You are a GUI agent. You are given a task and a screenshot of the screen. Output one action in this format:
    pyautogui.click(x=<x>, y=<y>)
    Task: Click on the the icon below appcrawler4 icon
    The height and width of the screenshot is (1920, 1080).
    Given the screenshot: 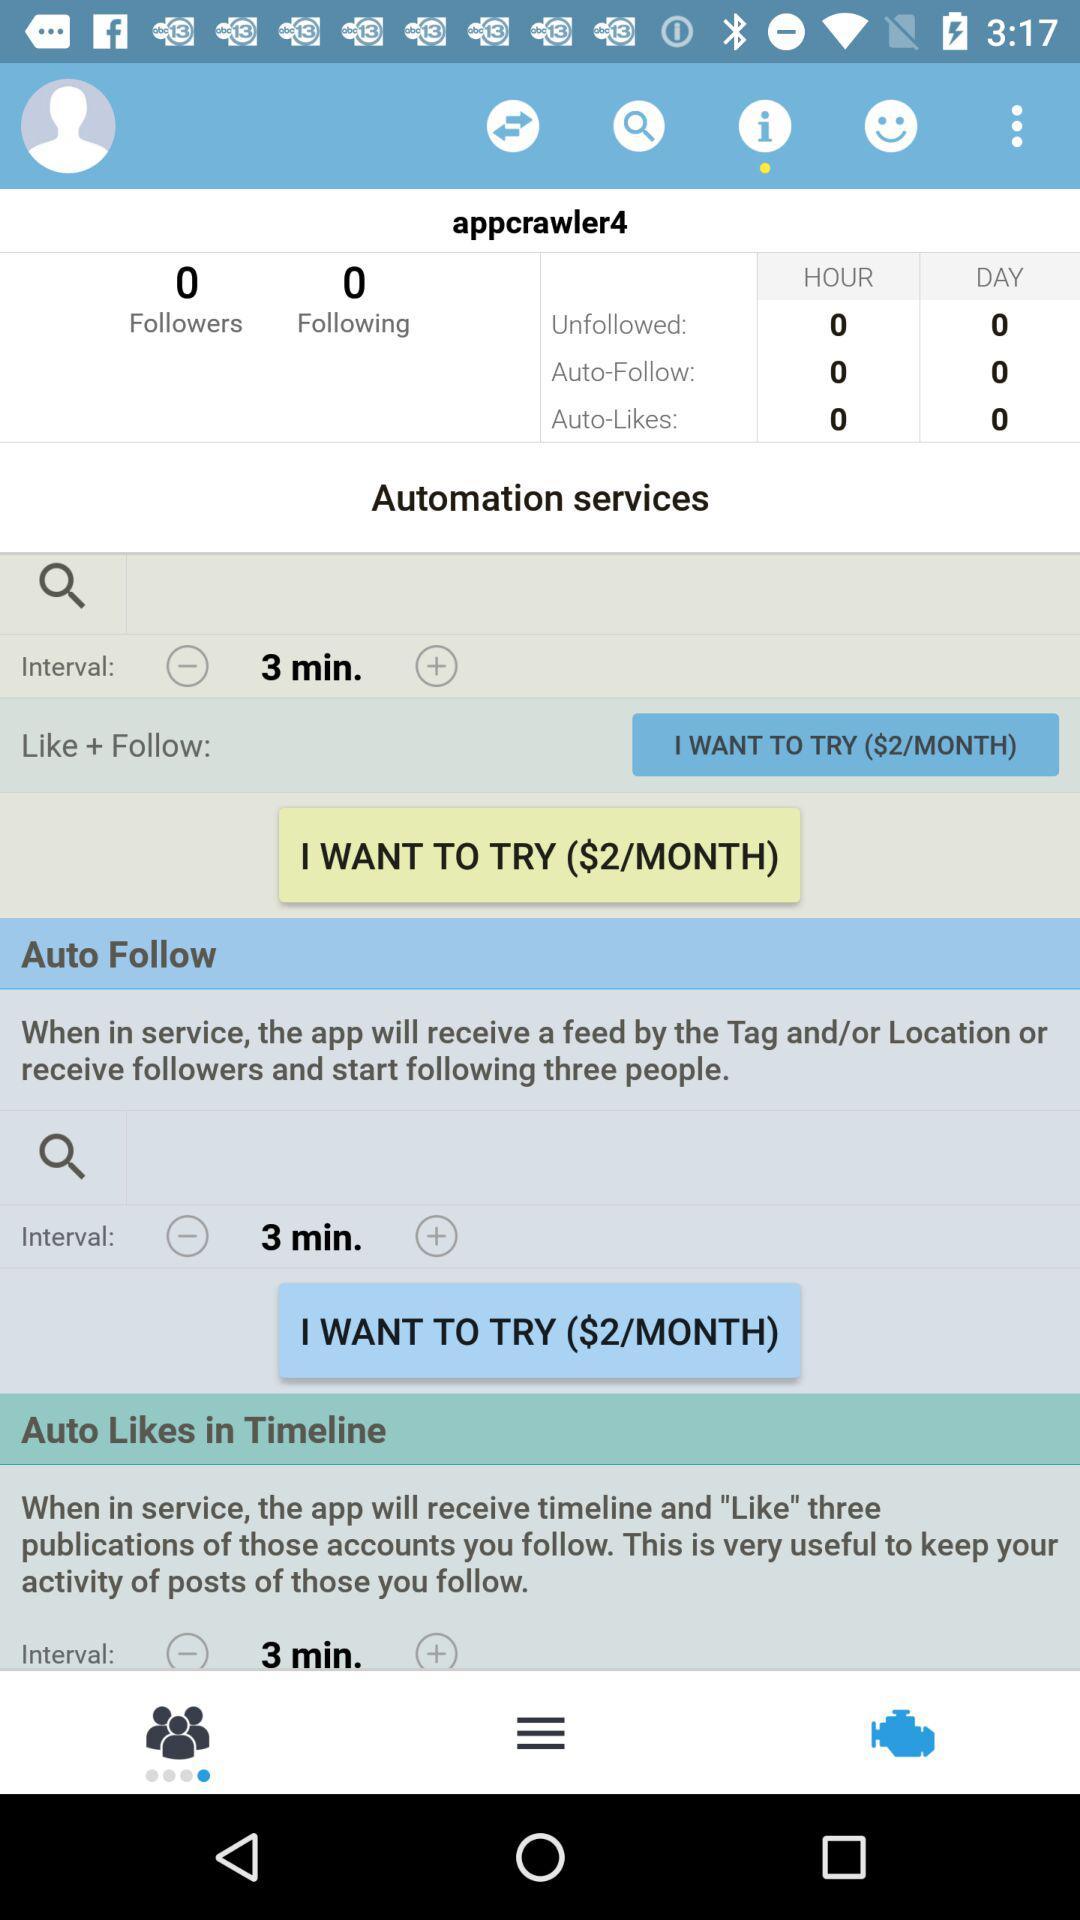 What is the action you would take?
    pyautogui.click(x=352, y=295)
    